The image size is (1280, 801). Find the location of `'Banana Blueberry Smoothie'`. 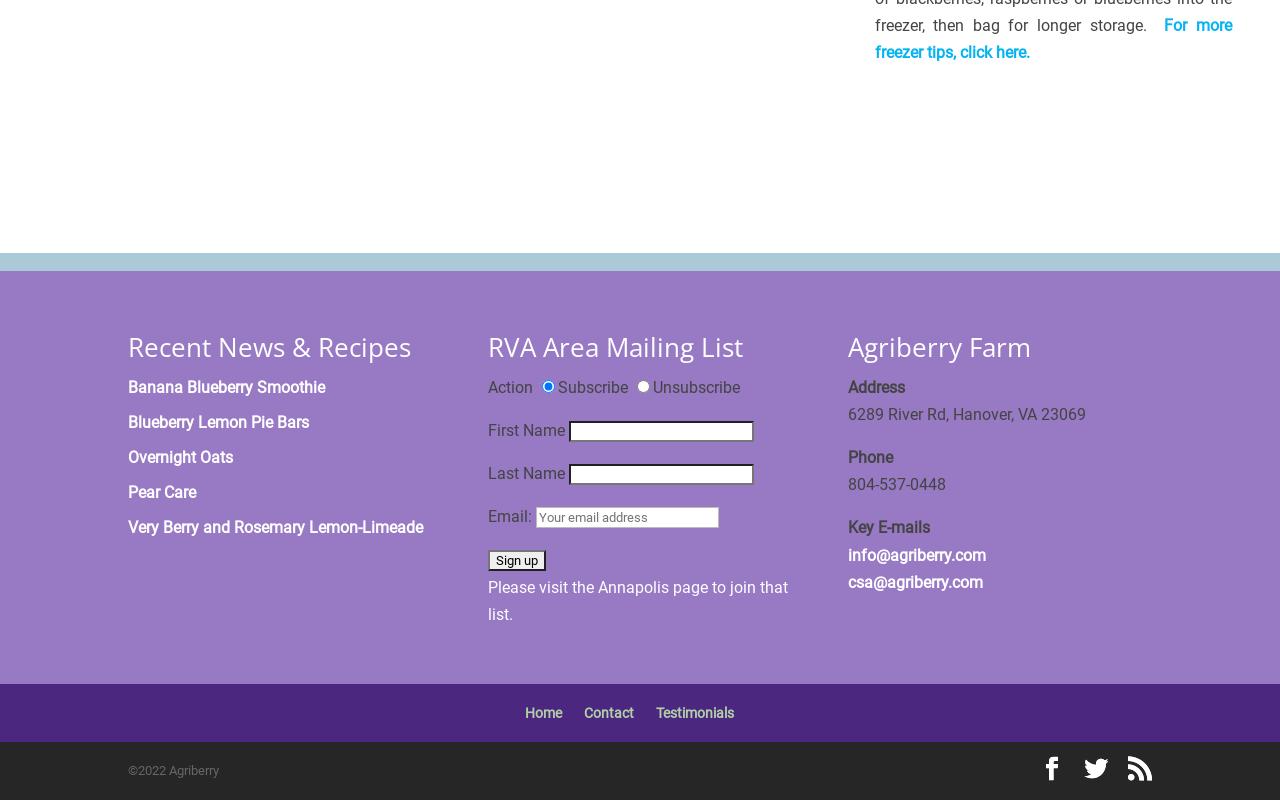

'Banana Blueberry Smoothie' is located at coordinates (127, 386).